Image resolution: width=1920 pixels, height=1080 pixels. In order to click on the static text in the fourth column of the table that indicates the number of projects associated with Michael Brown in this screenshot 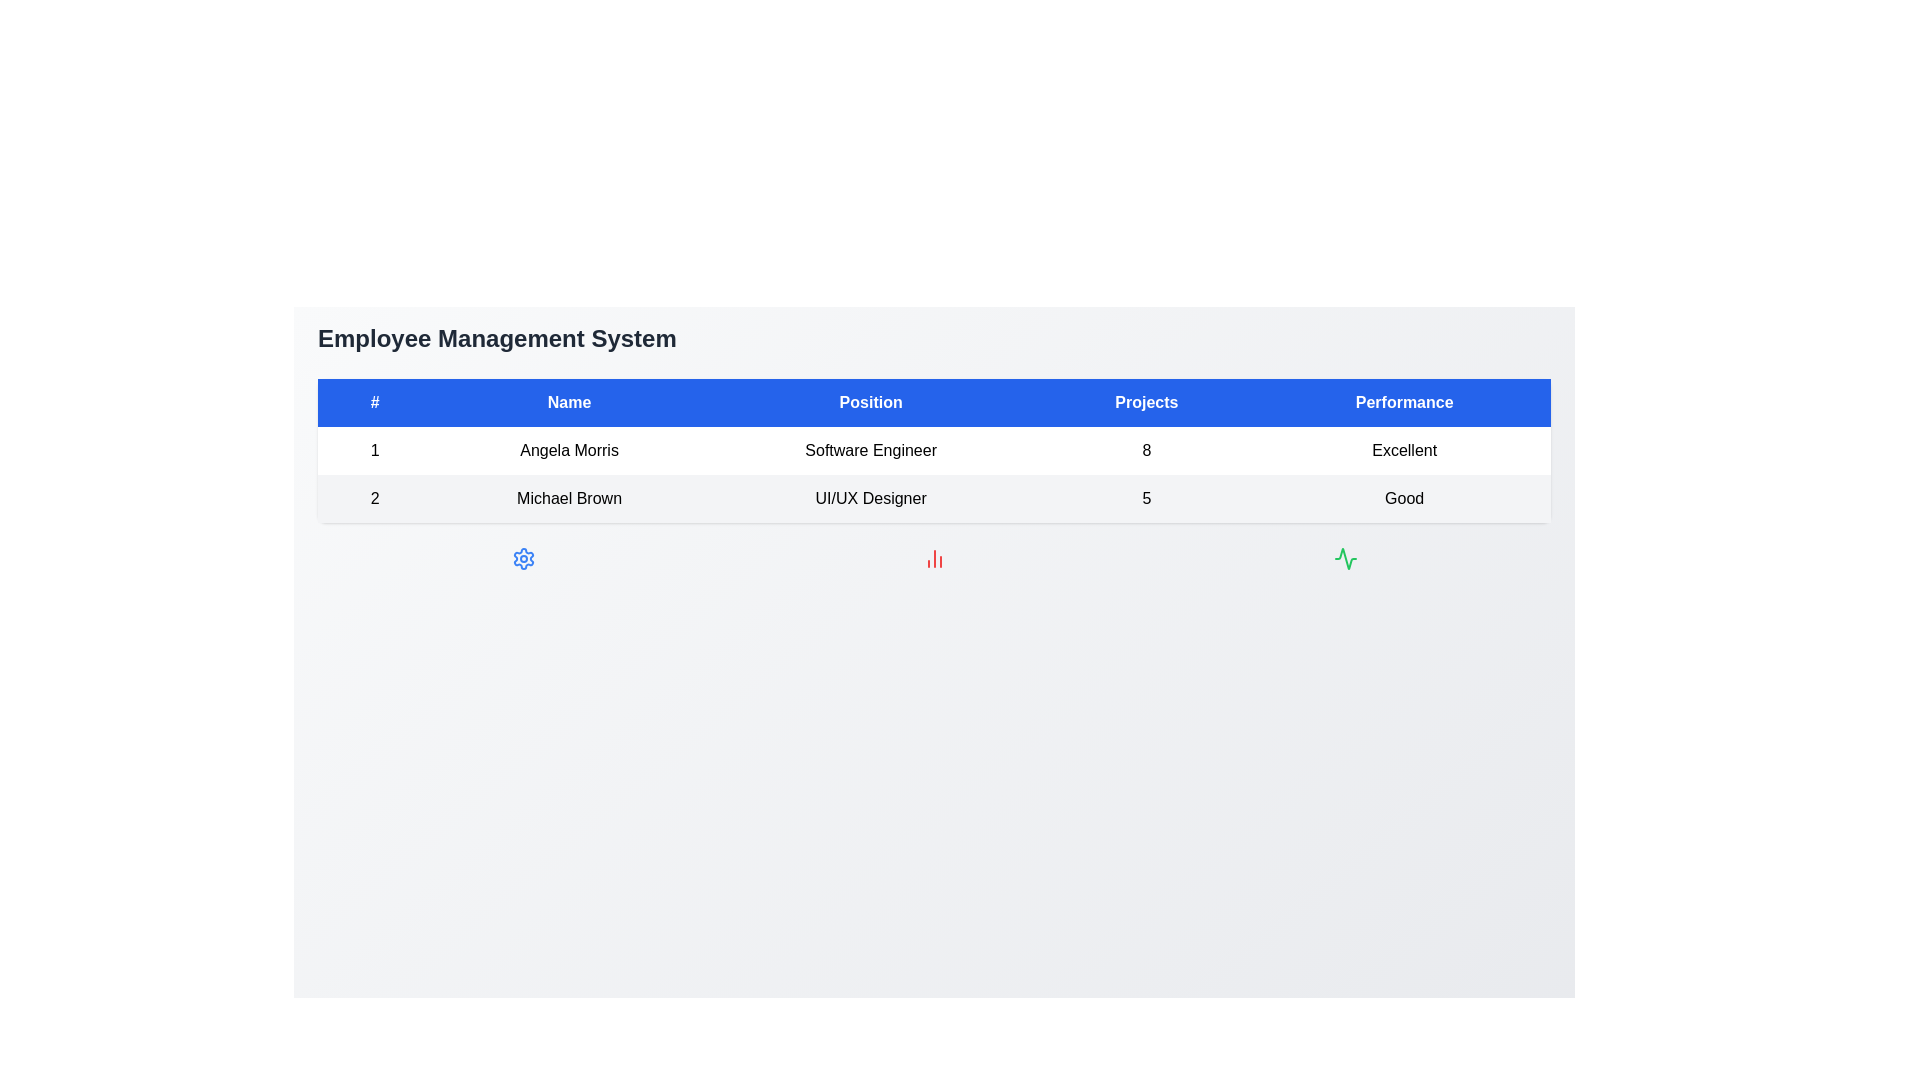, I will do `click(1146, 497)`.